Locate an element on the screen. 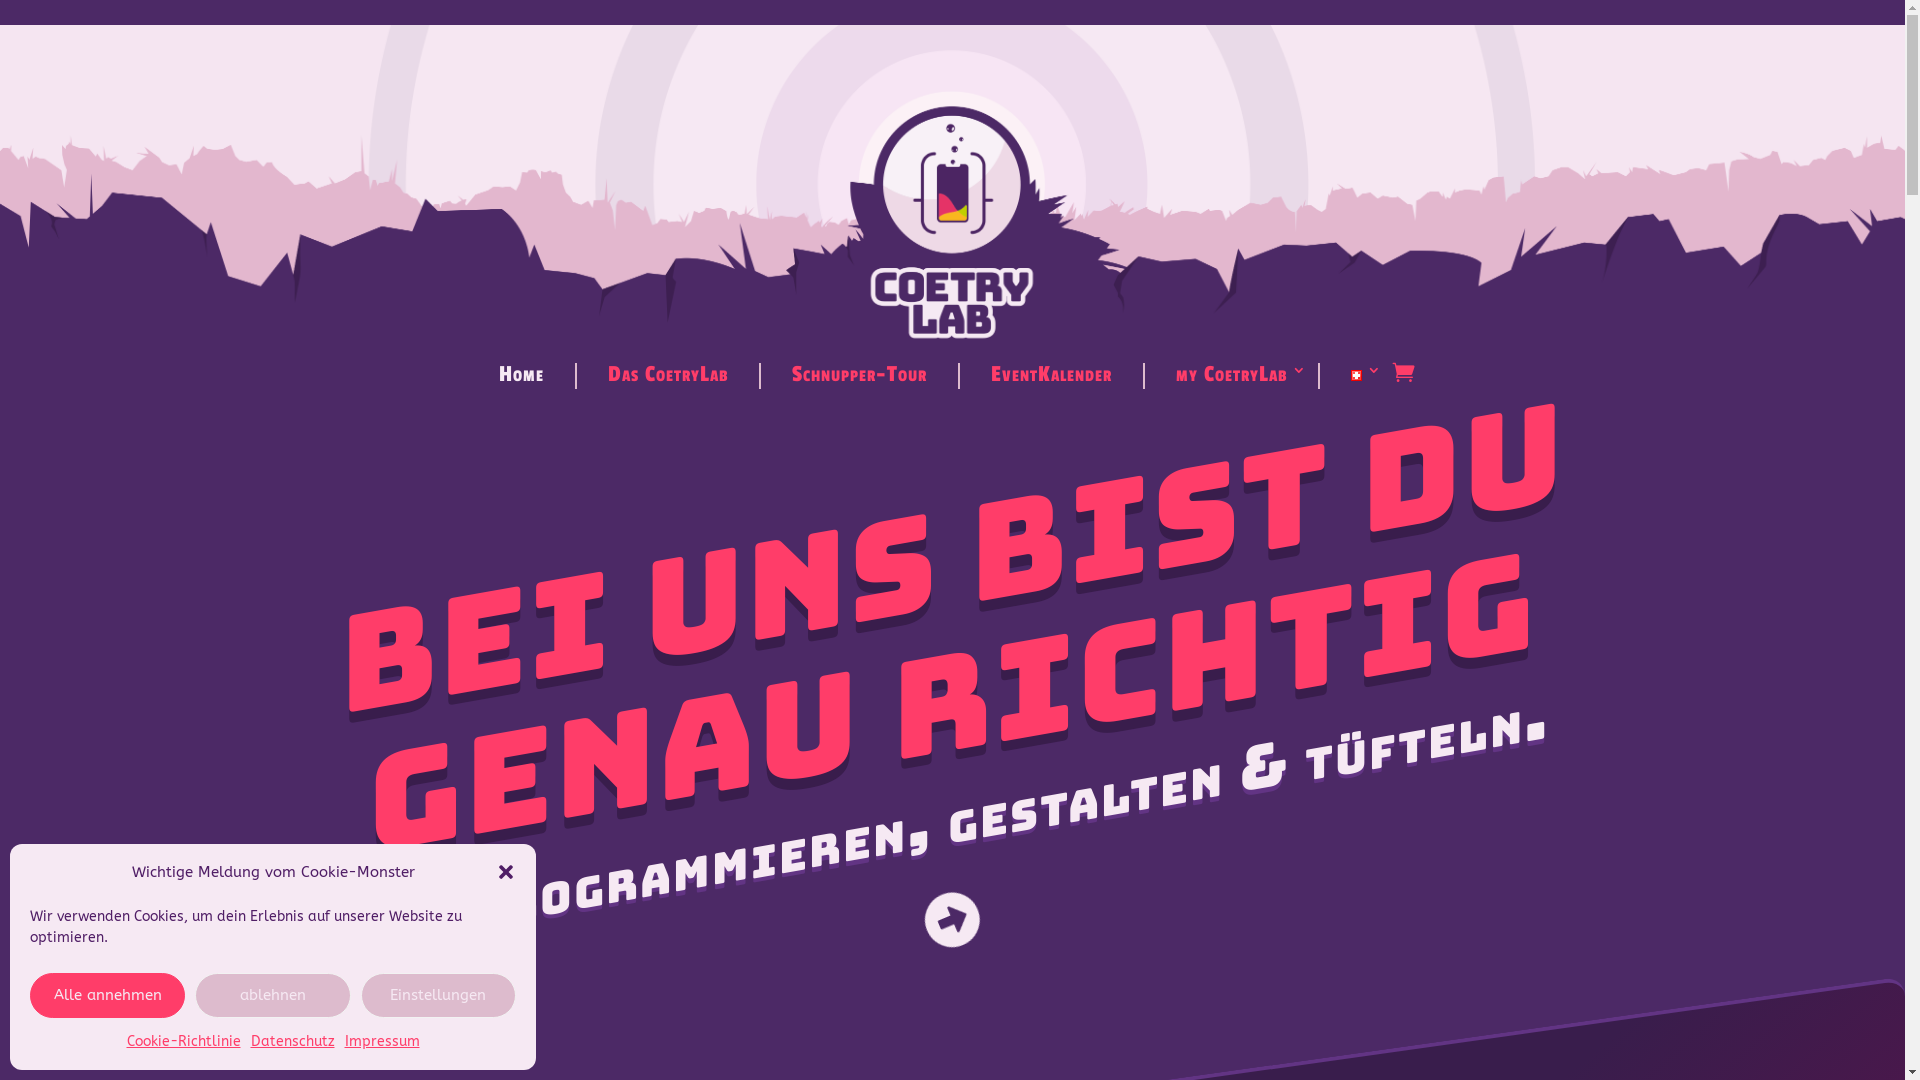 This screenshot has height=1080, width=1920. 'Einstellungen' is located at coordinates (437, 995).